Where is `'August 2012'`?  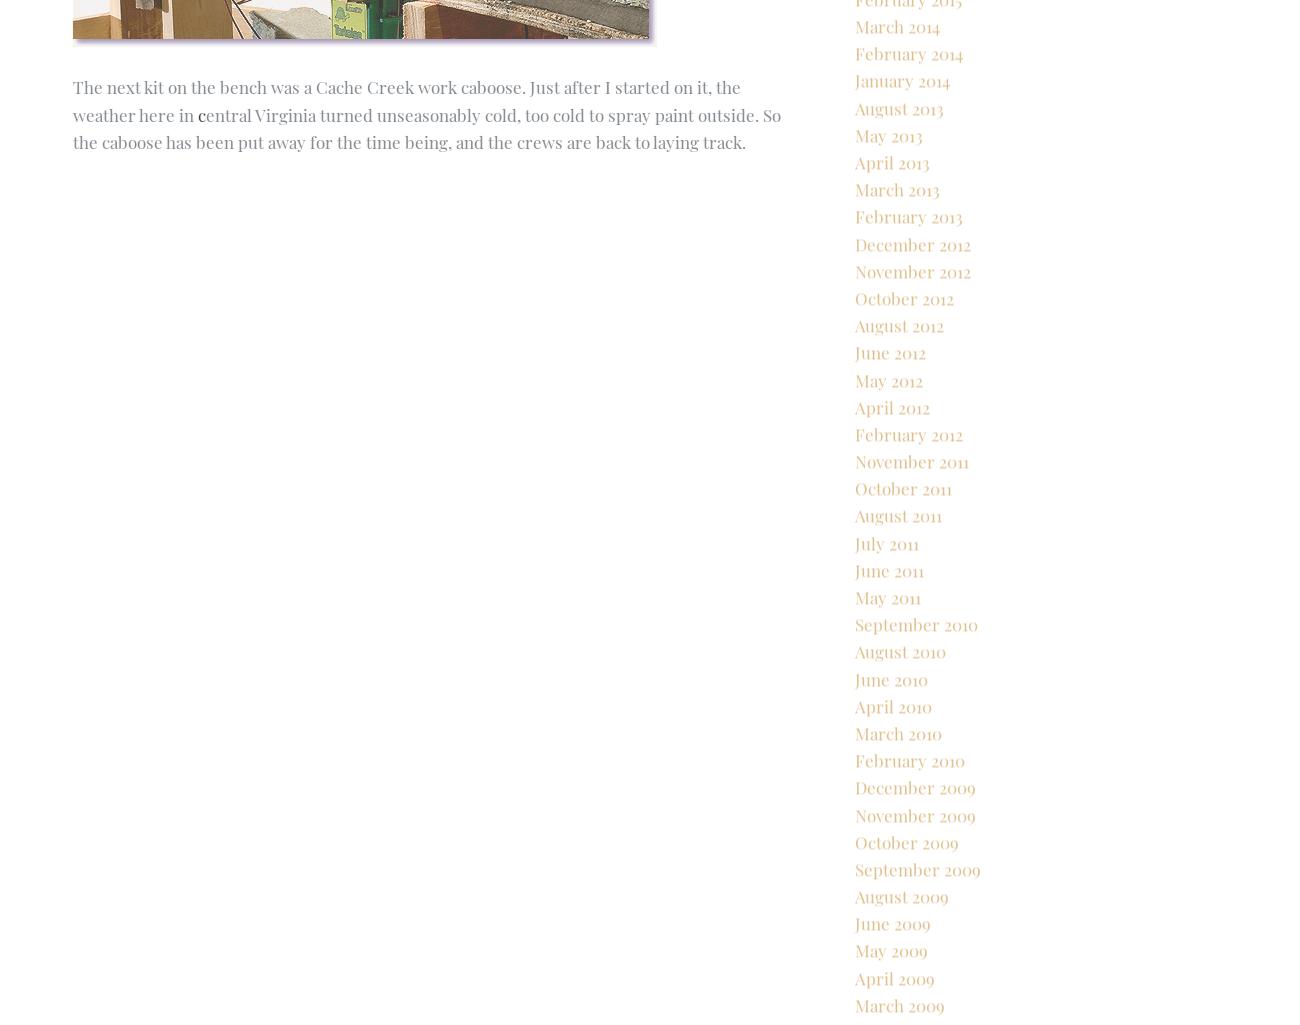 'August 2012' is located at coordinates (898, 394).